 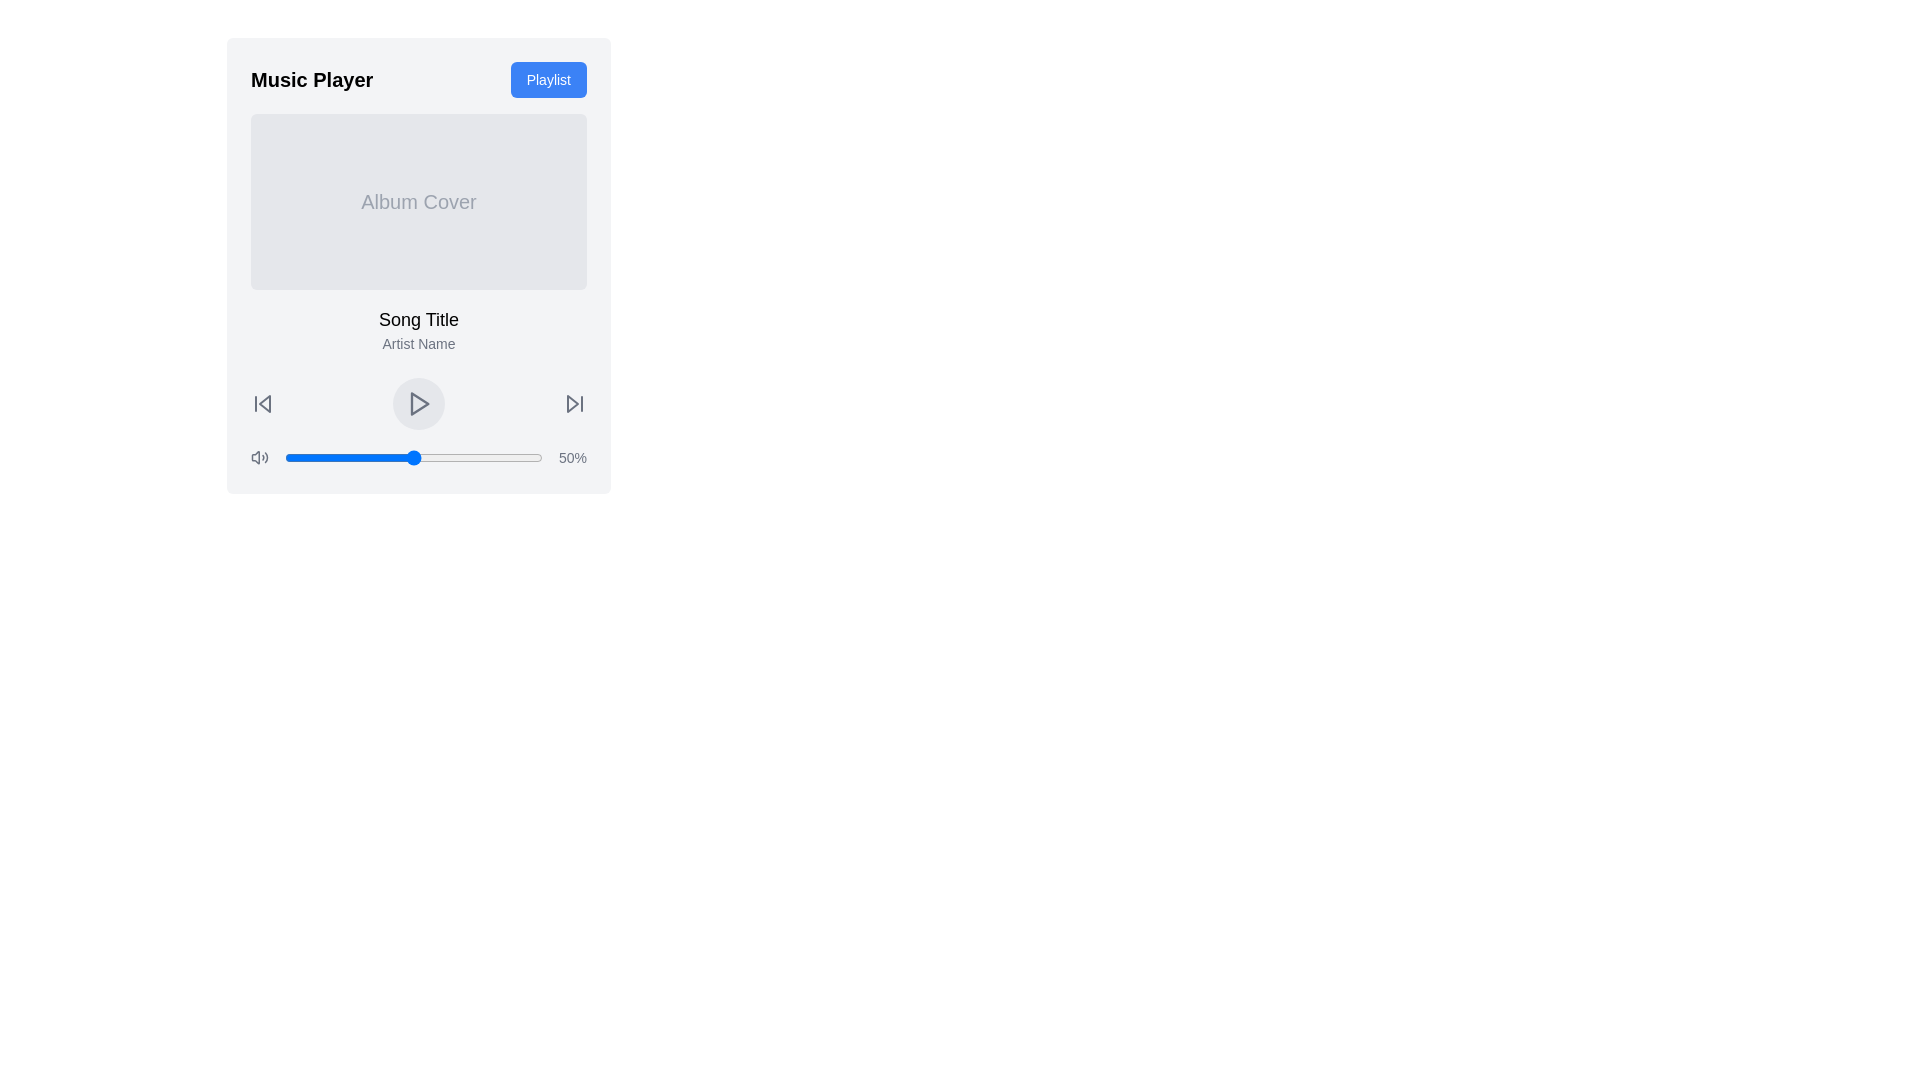 I want to click on the circular play button with a light gray background and a play icon in the center to play the media, so click(x=417, y=404).